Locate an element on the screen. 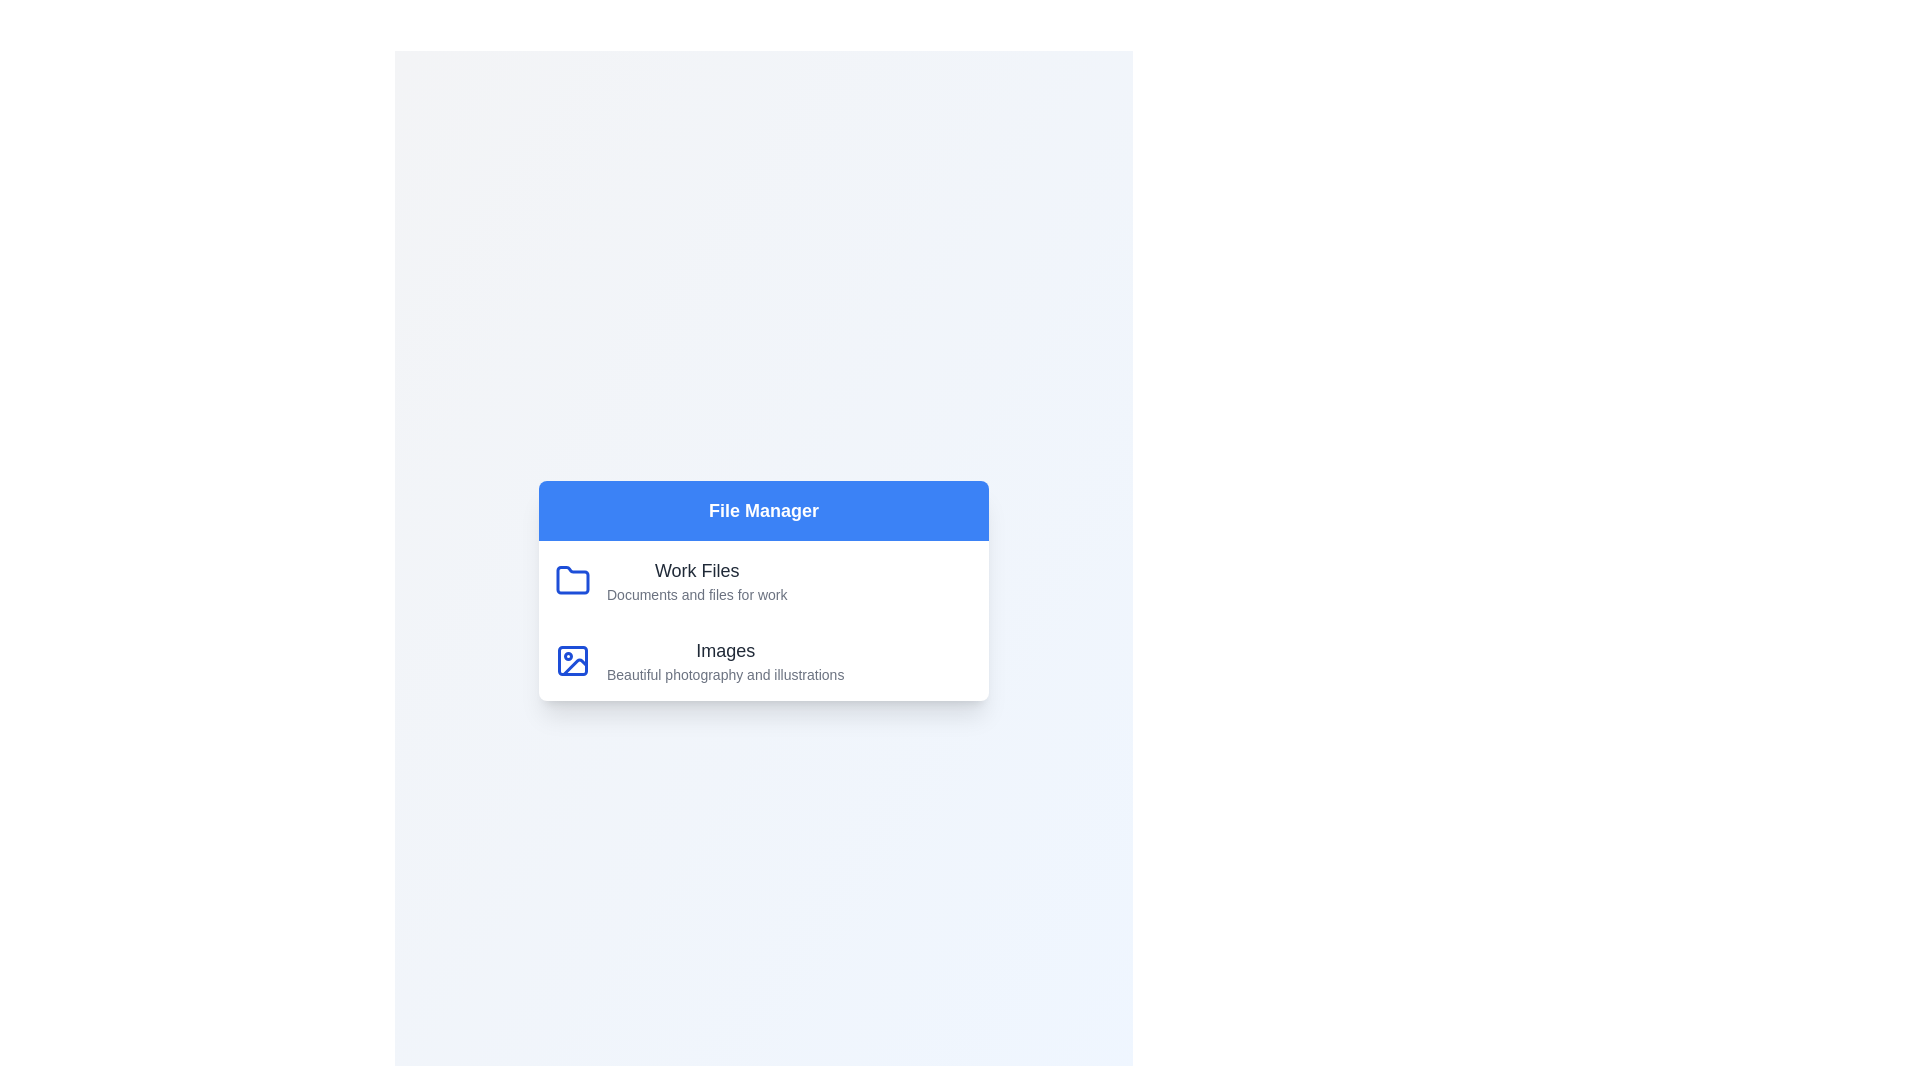 The image size is (1920, 1080). the description text of the category Work Files is located at coordinates (696, 593).